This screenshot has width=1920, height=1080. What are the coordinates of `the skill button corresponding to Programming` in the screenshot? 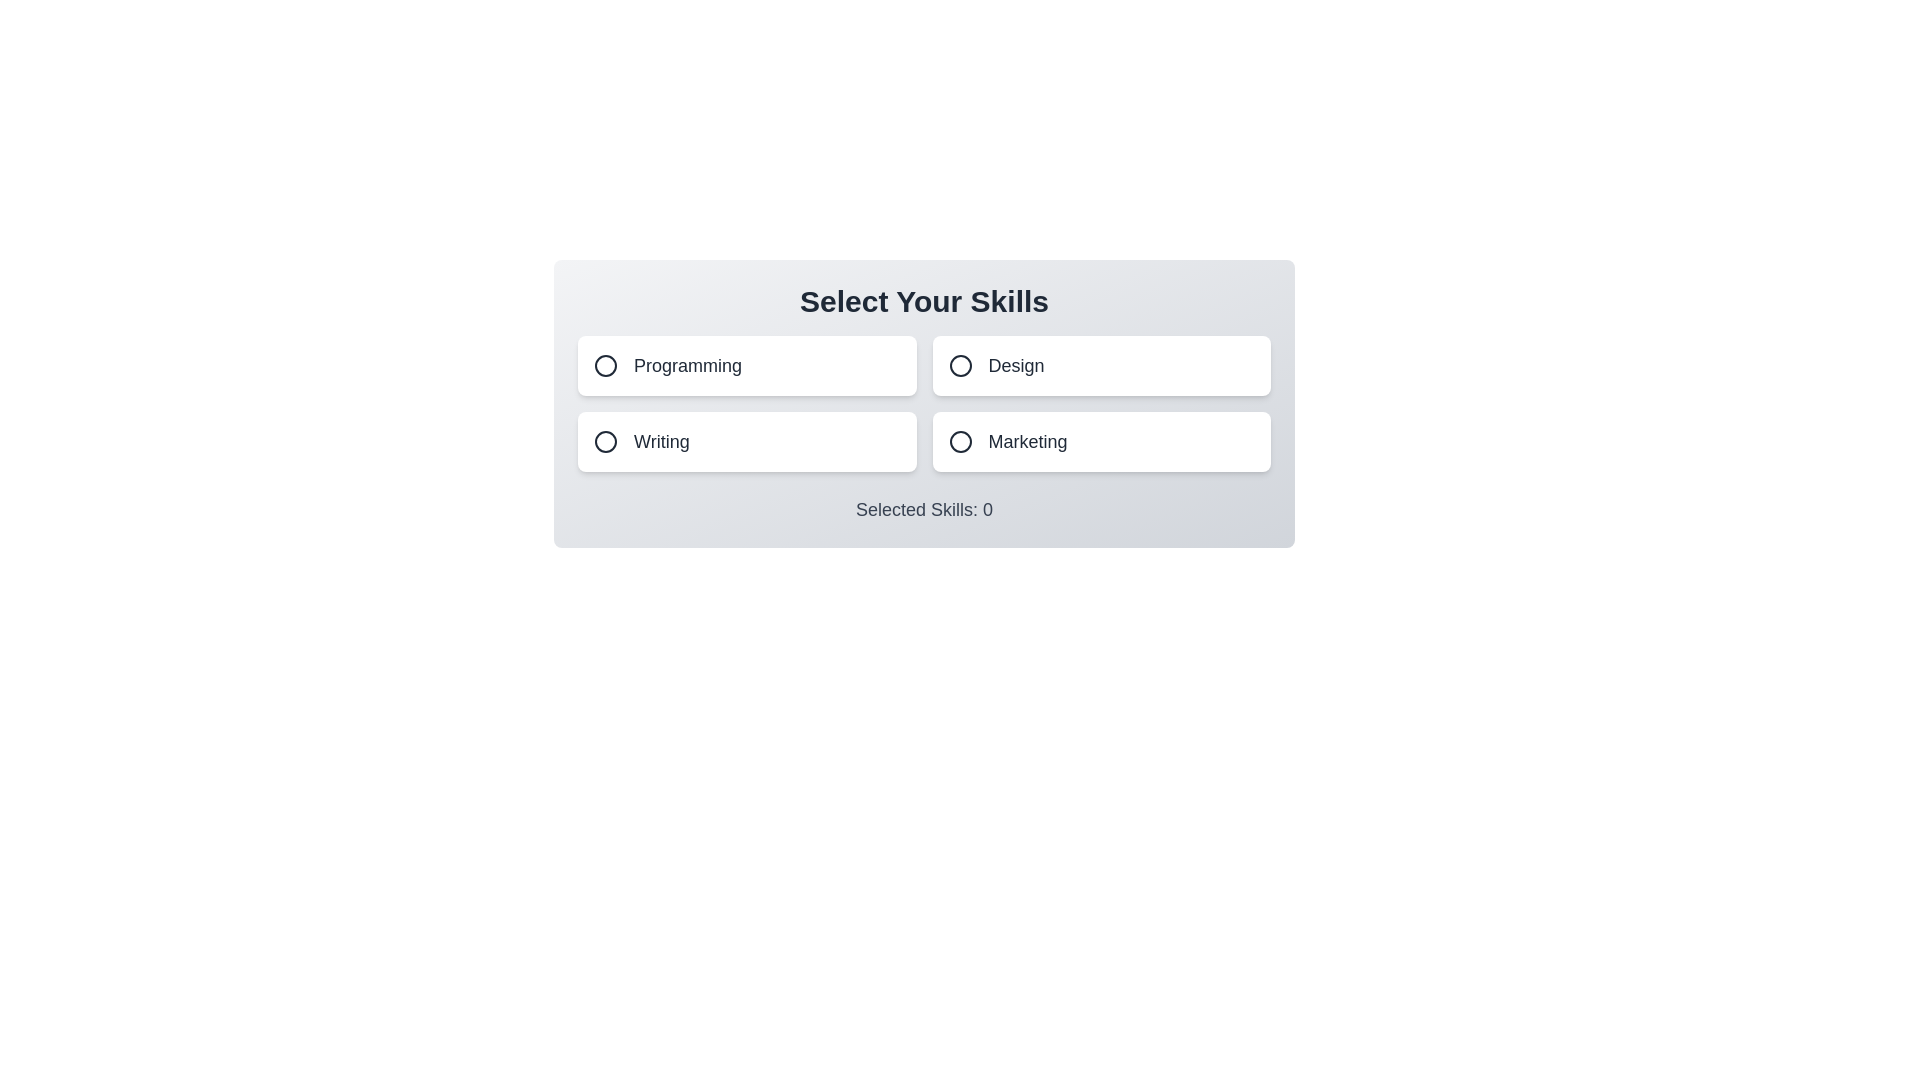 It's located at (746, 366).